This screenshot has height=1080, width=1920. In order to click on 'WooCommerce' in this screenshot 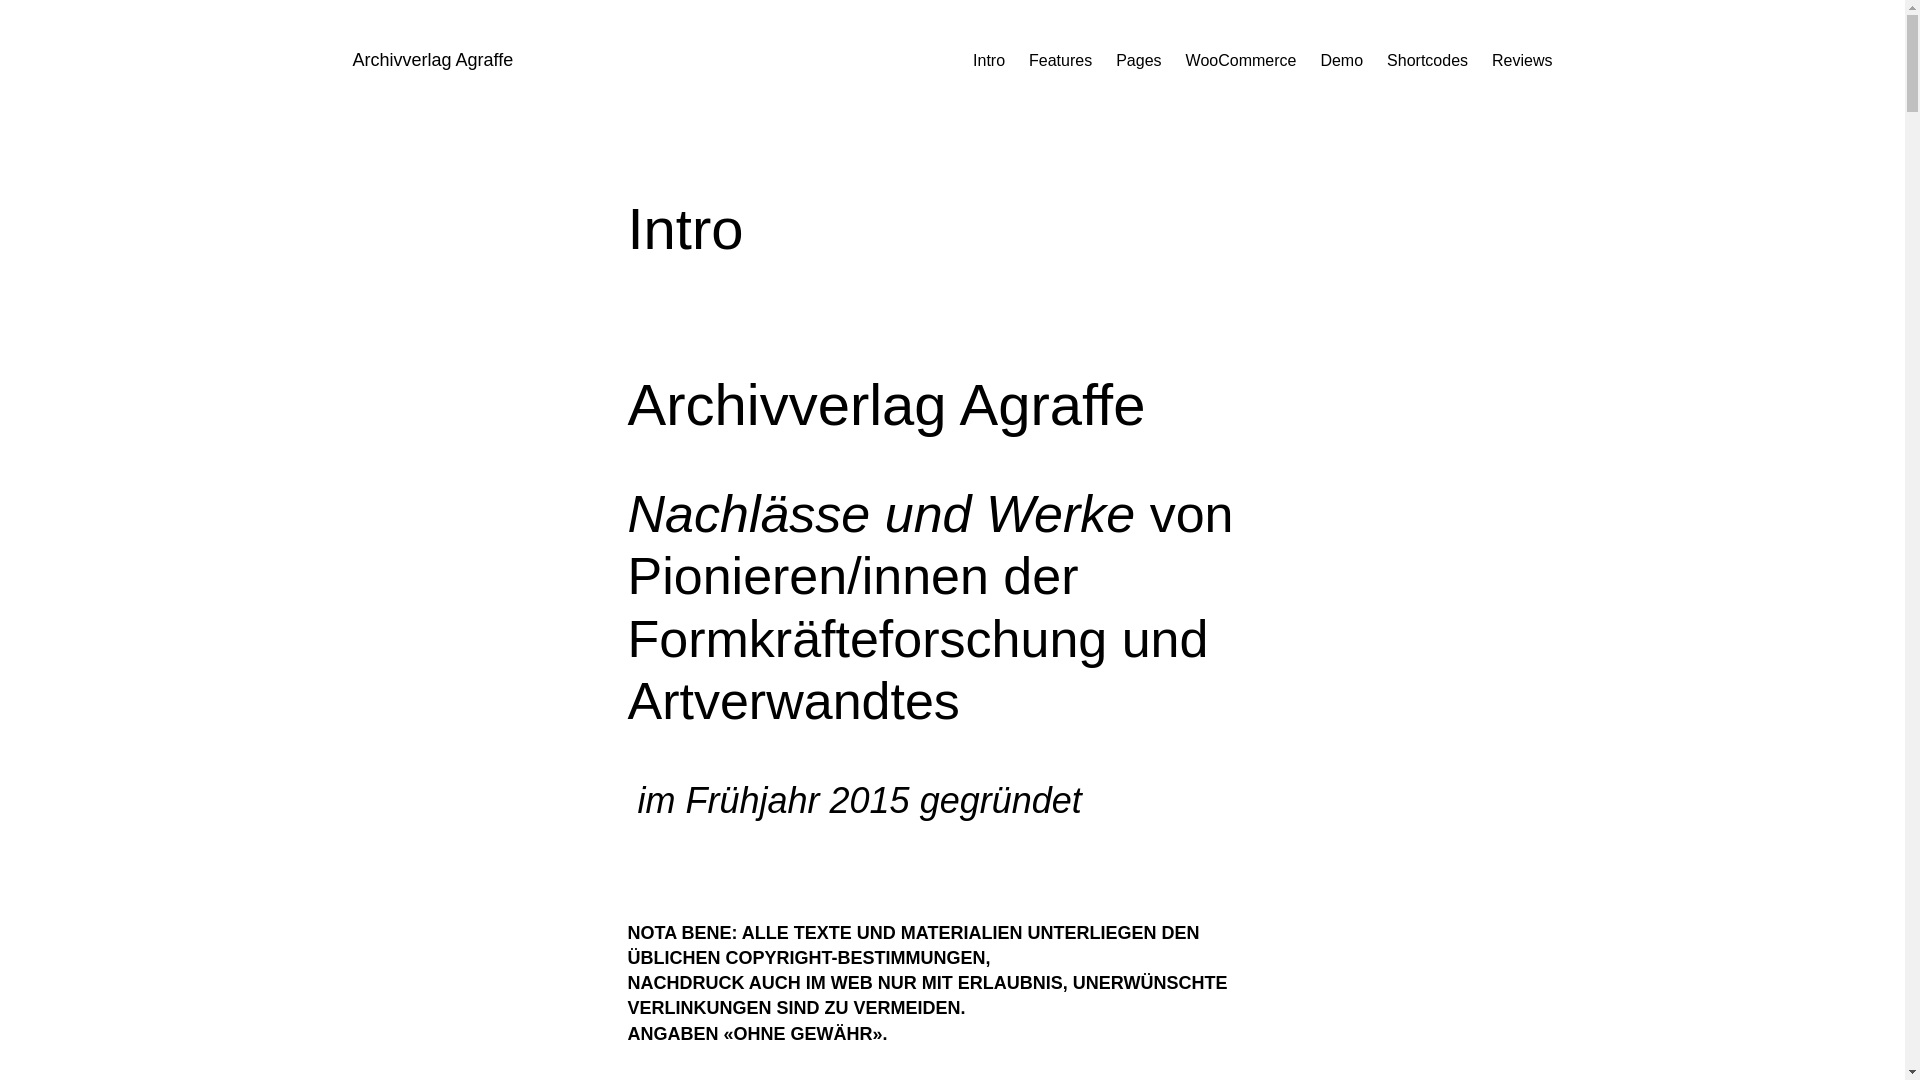, I will do `click(1240, 60)`.